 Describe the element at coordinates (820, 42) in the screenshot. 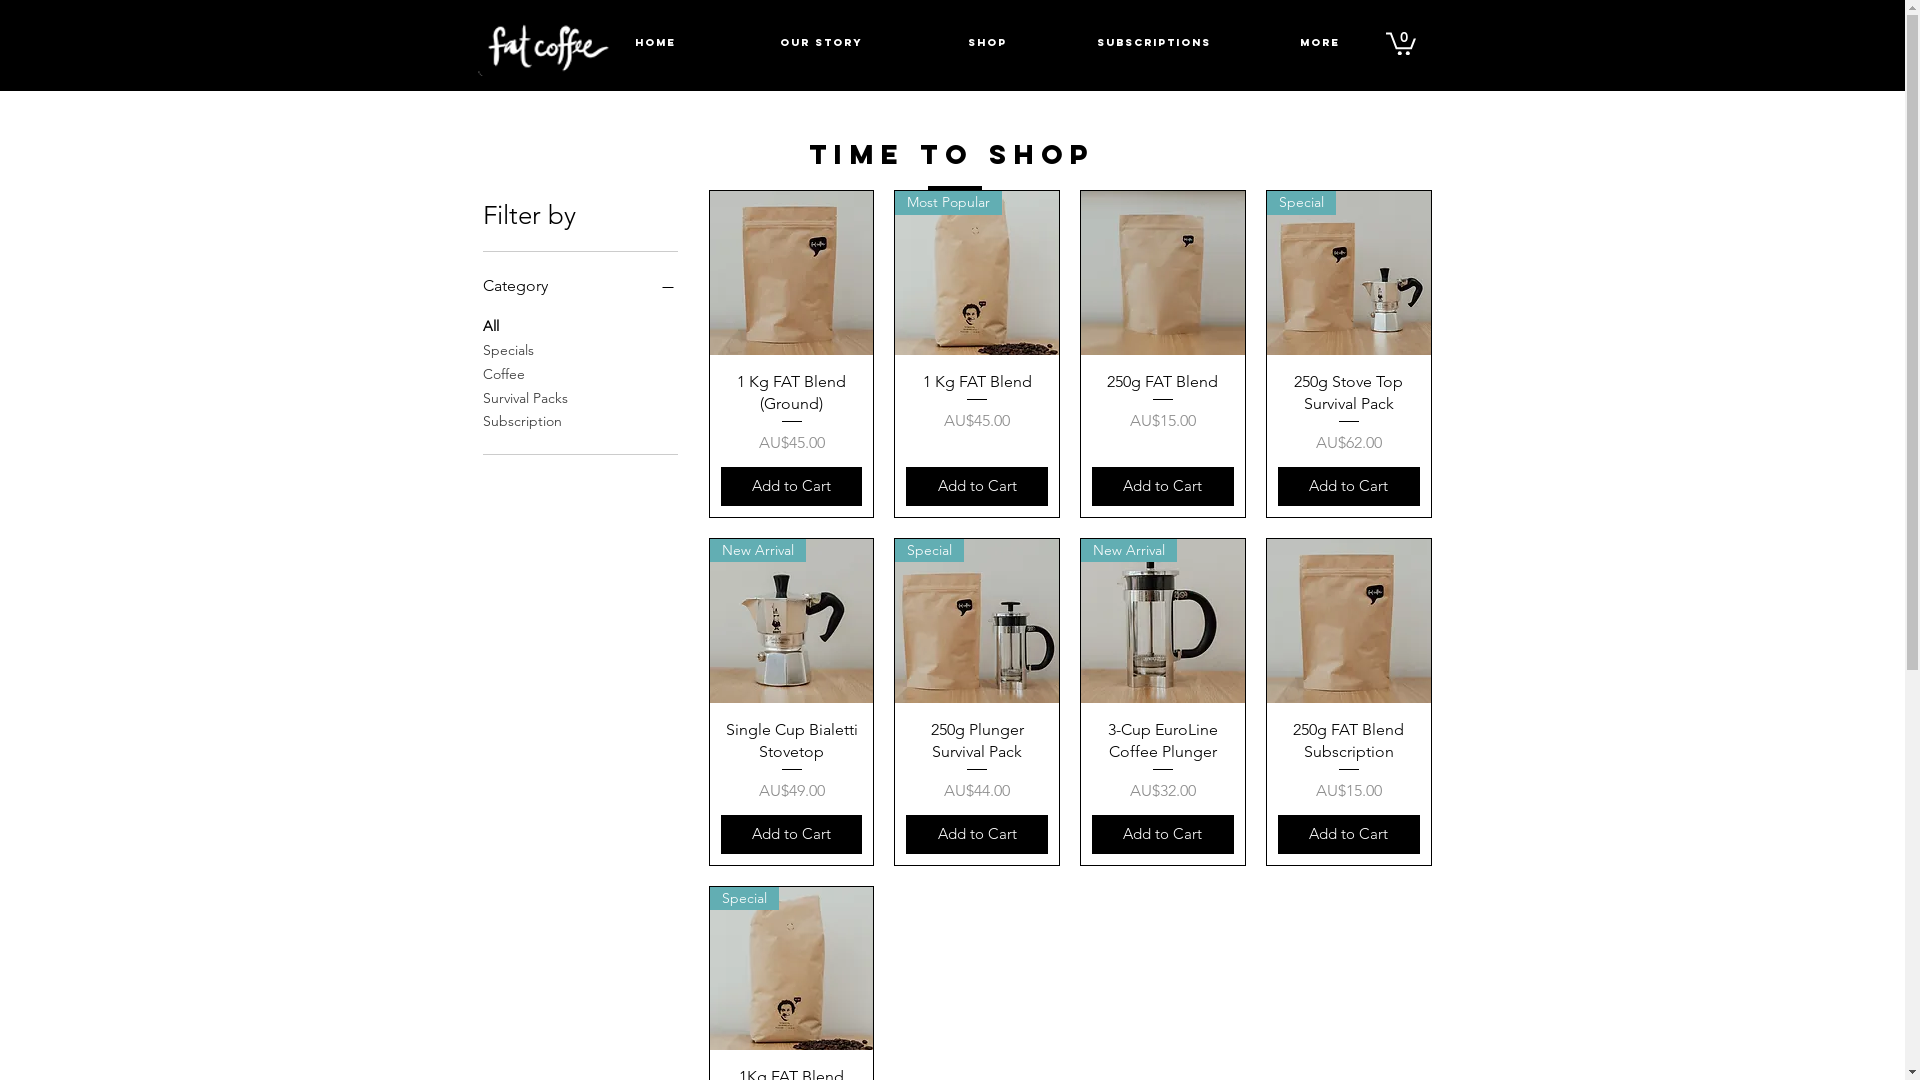

I see `'OUR STORY'` at that location.